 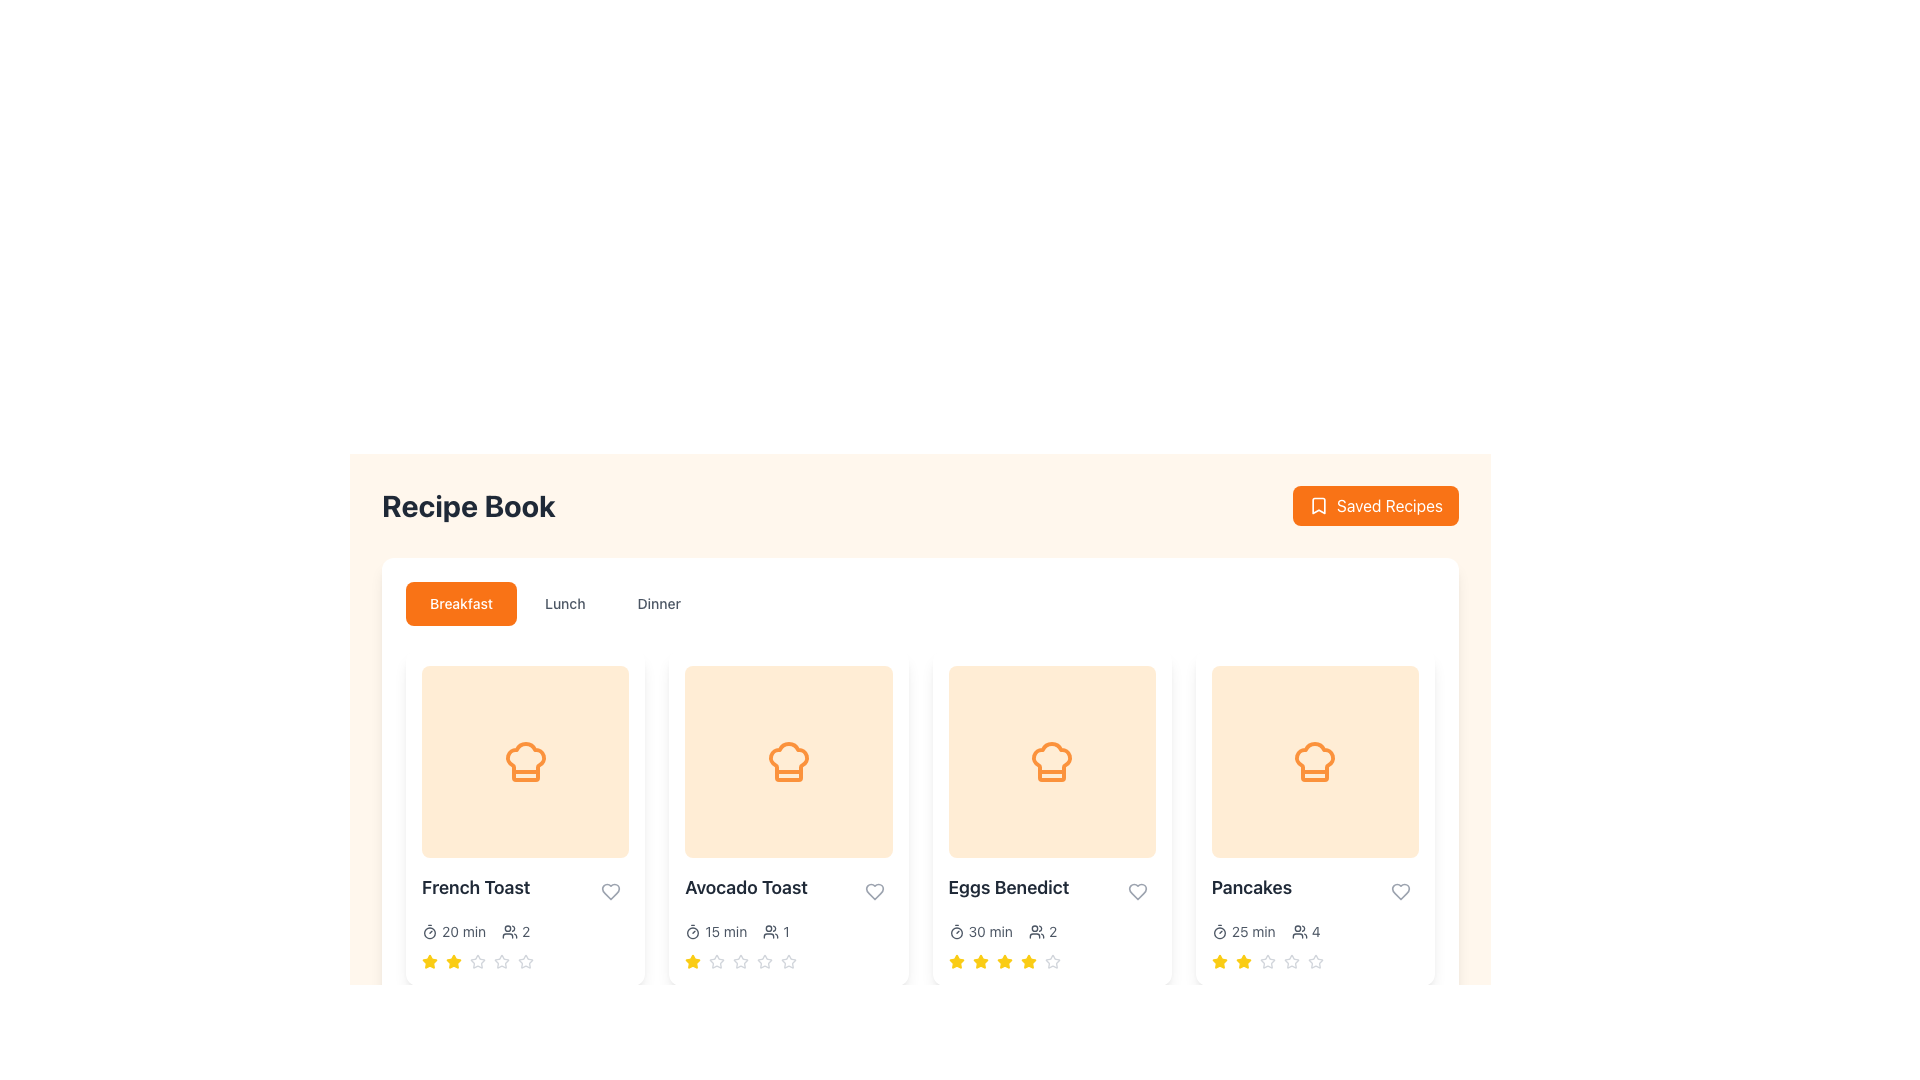 I want to click on the SVG icon representing the 'Eggs Benedict' recipe item, which is centrally aligned at the top of the card with a light cream-colored background, so click(x=1051, y=762).